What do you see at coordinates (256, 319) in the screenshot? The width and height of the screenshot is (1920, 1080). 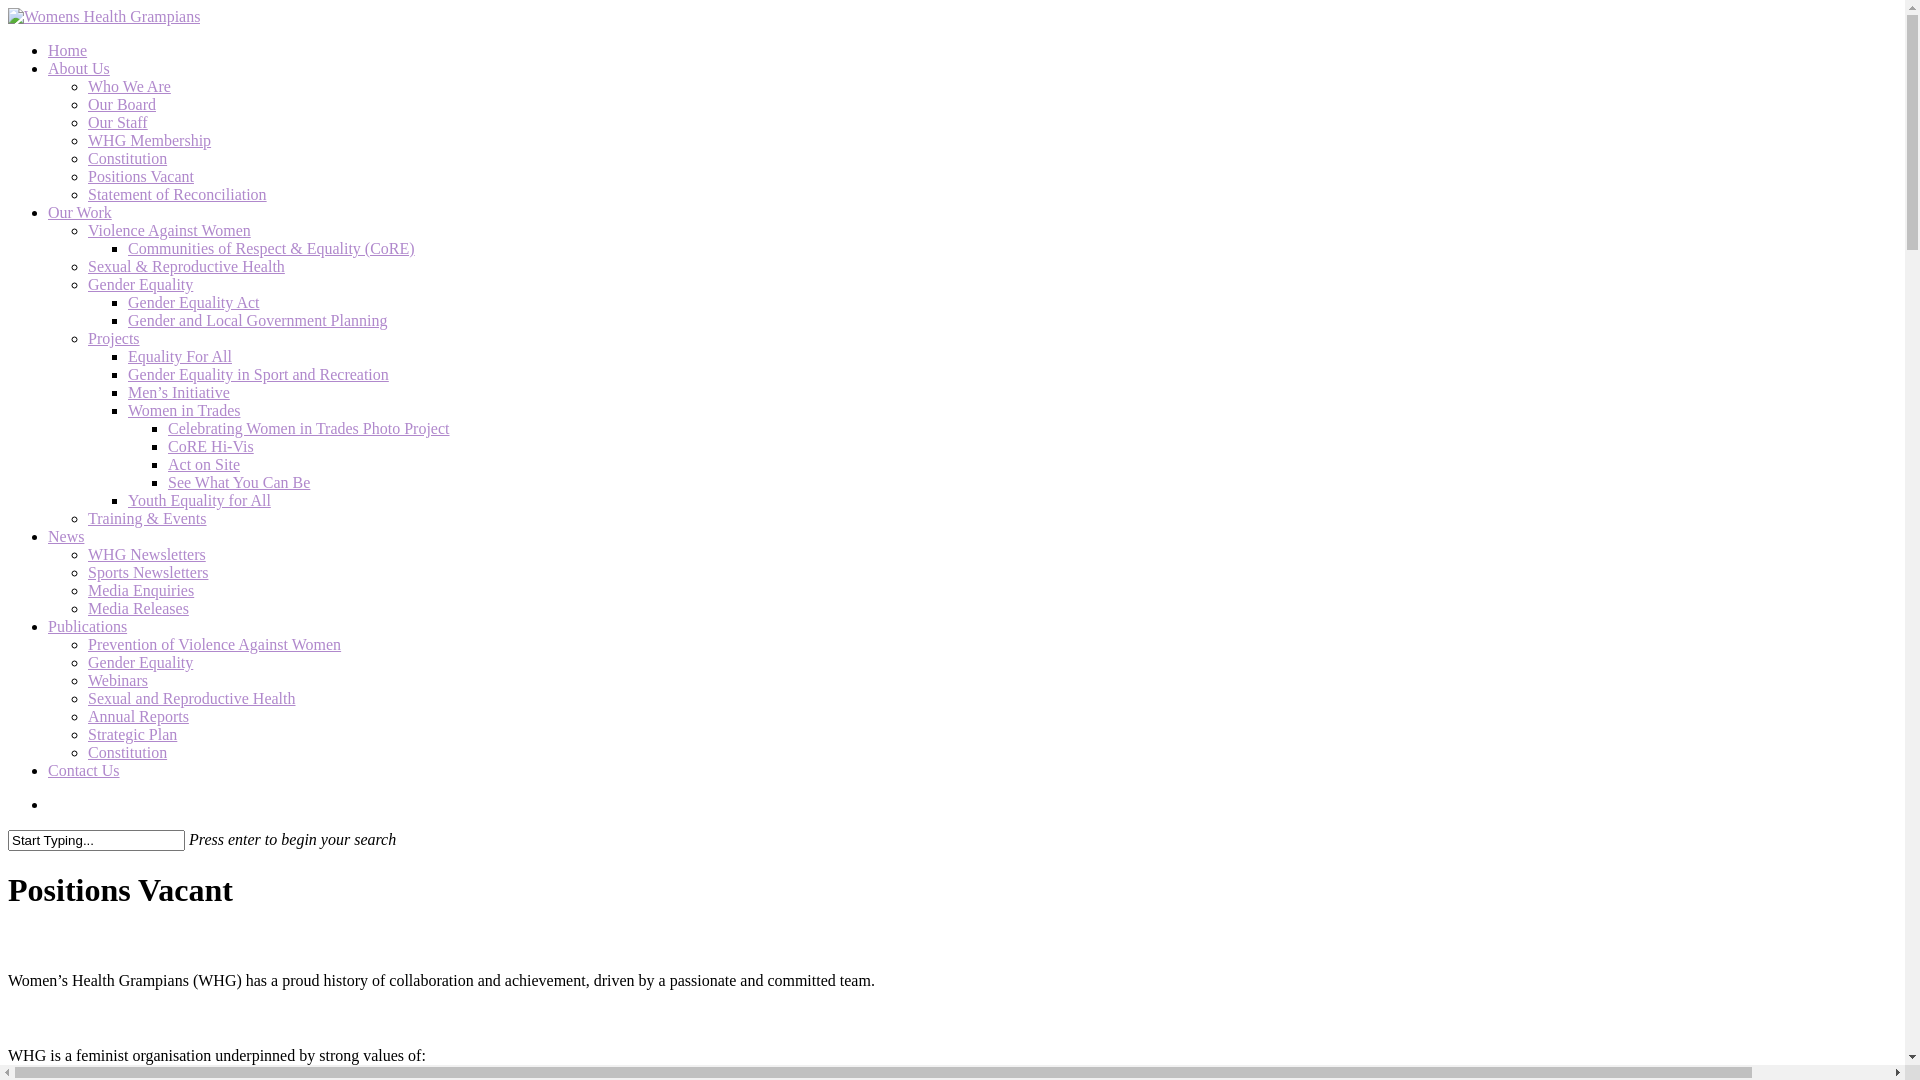 I see `'Gender and Local Government Planning'` at bounding box center [256, 319].